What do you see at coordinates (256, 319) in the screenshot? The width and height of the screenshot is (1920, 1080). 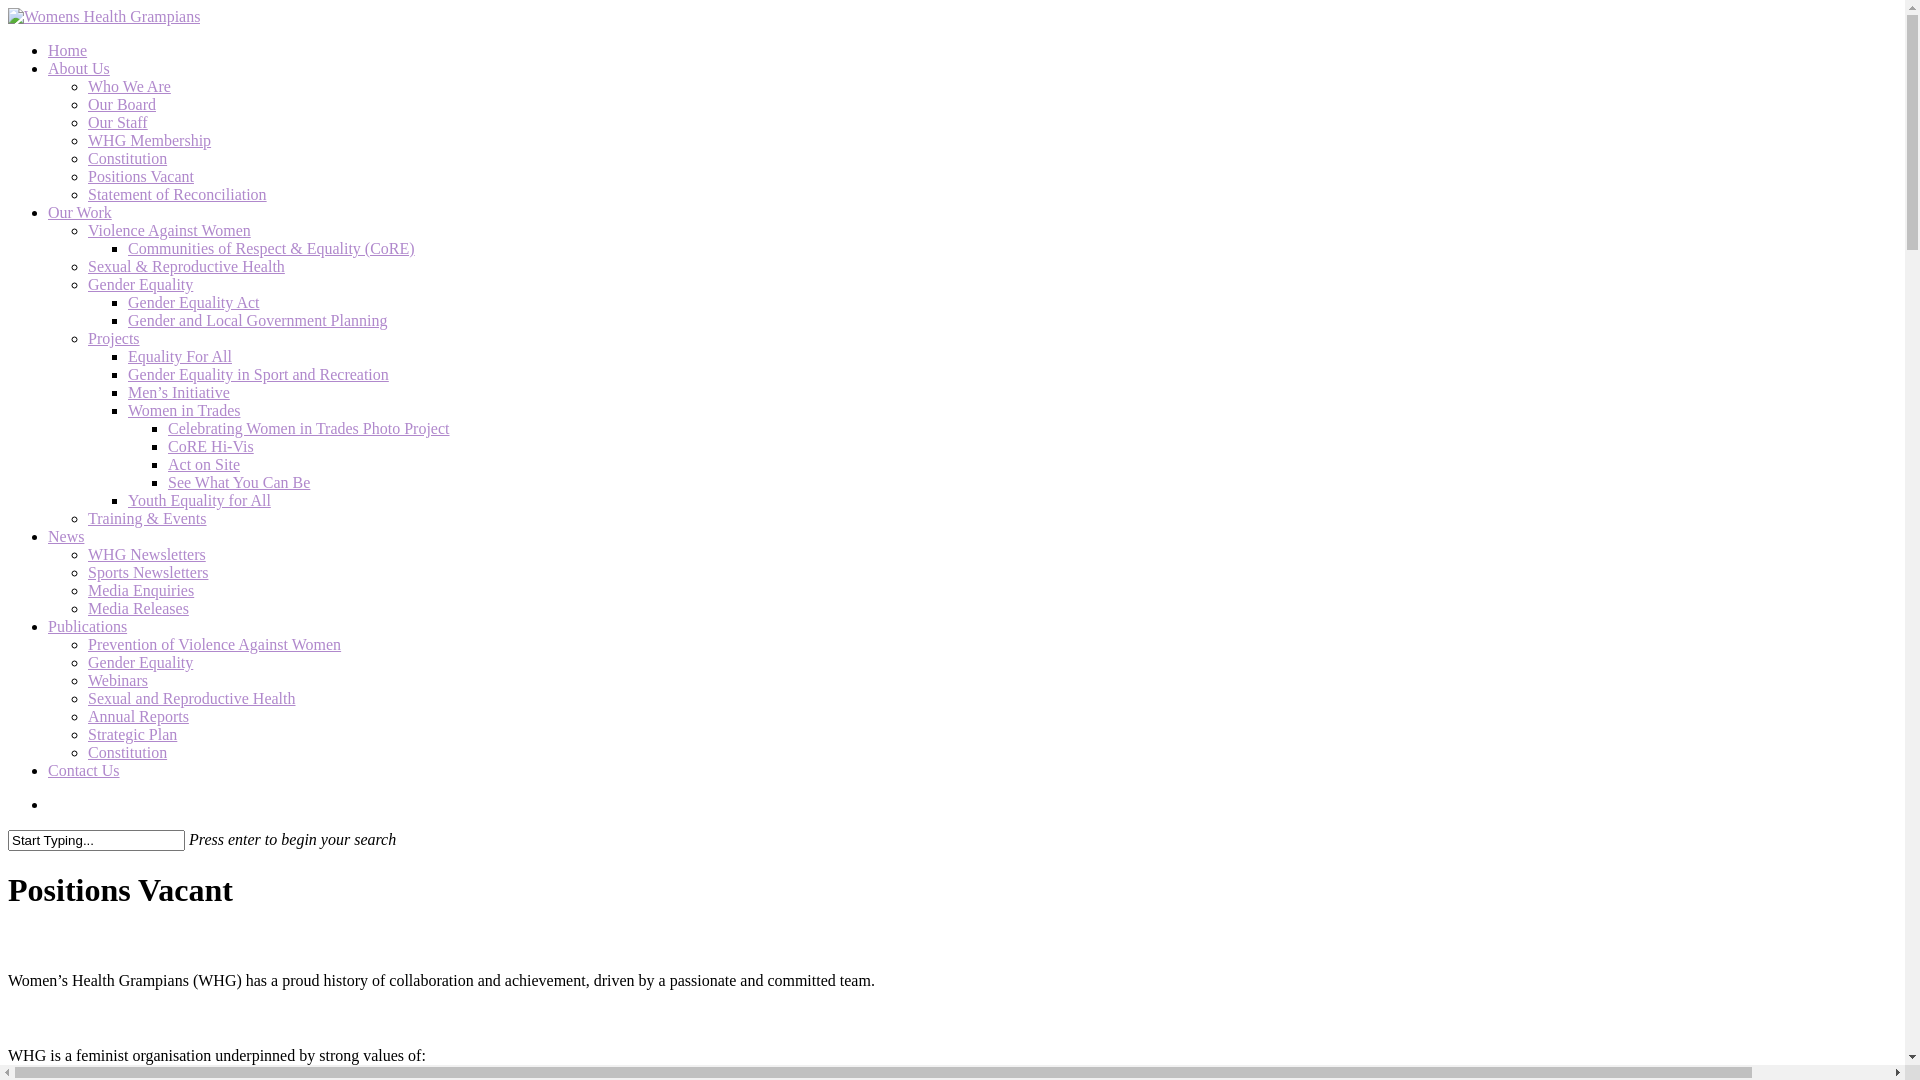 I see `'Gender and Local Government Planning'` at bounding box center [256, 319].